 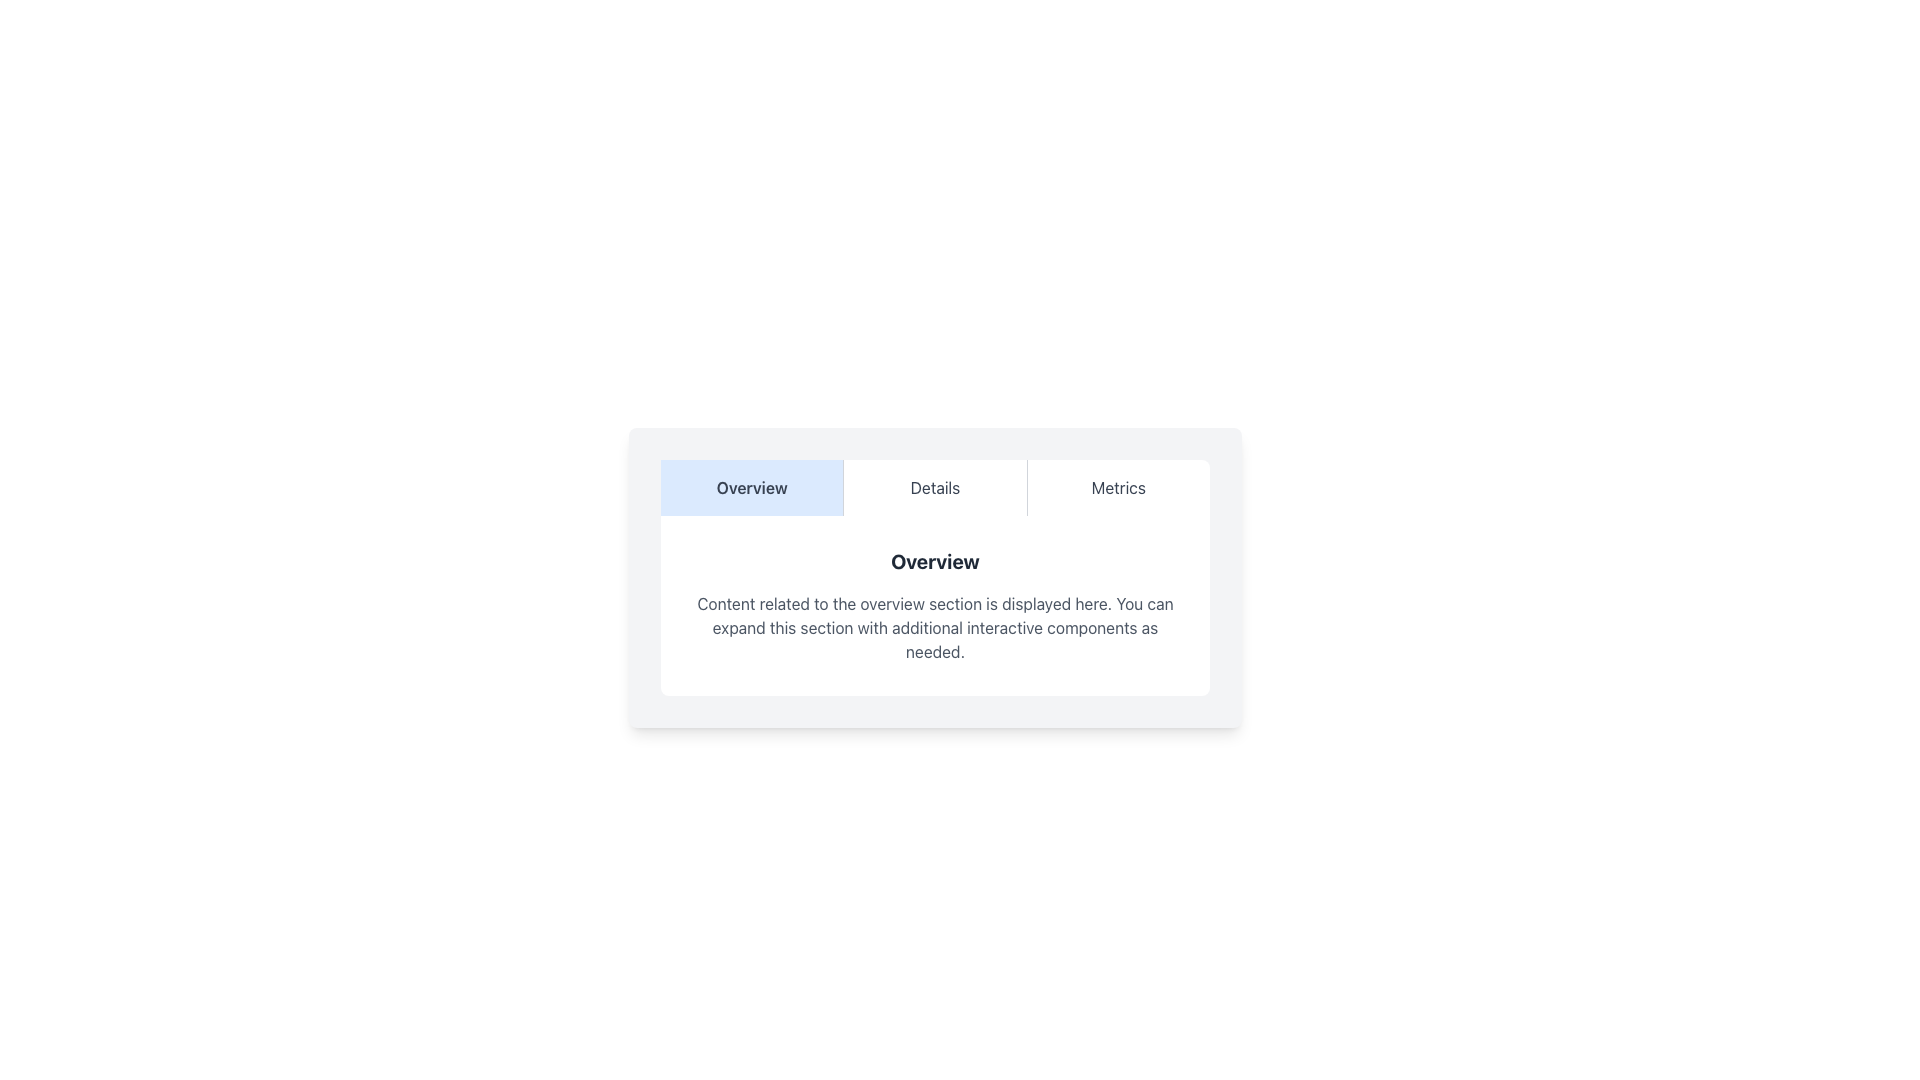 What do you see at coordinates (751, 488) in the screenshot?
I see `the 'Overview' button, which is the first tab in a group of three navigational buttons at the top of the card-style component` at bounding box center [751, 488].